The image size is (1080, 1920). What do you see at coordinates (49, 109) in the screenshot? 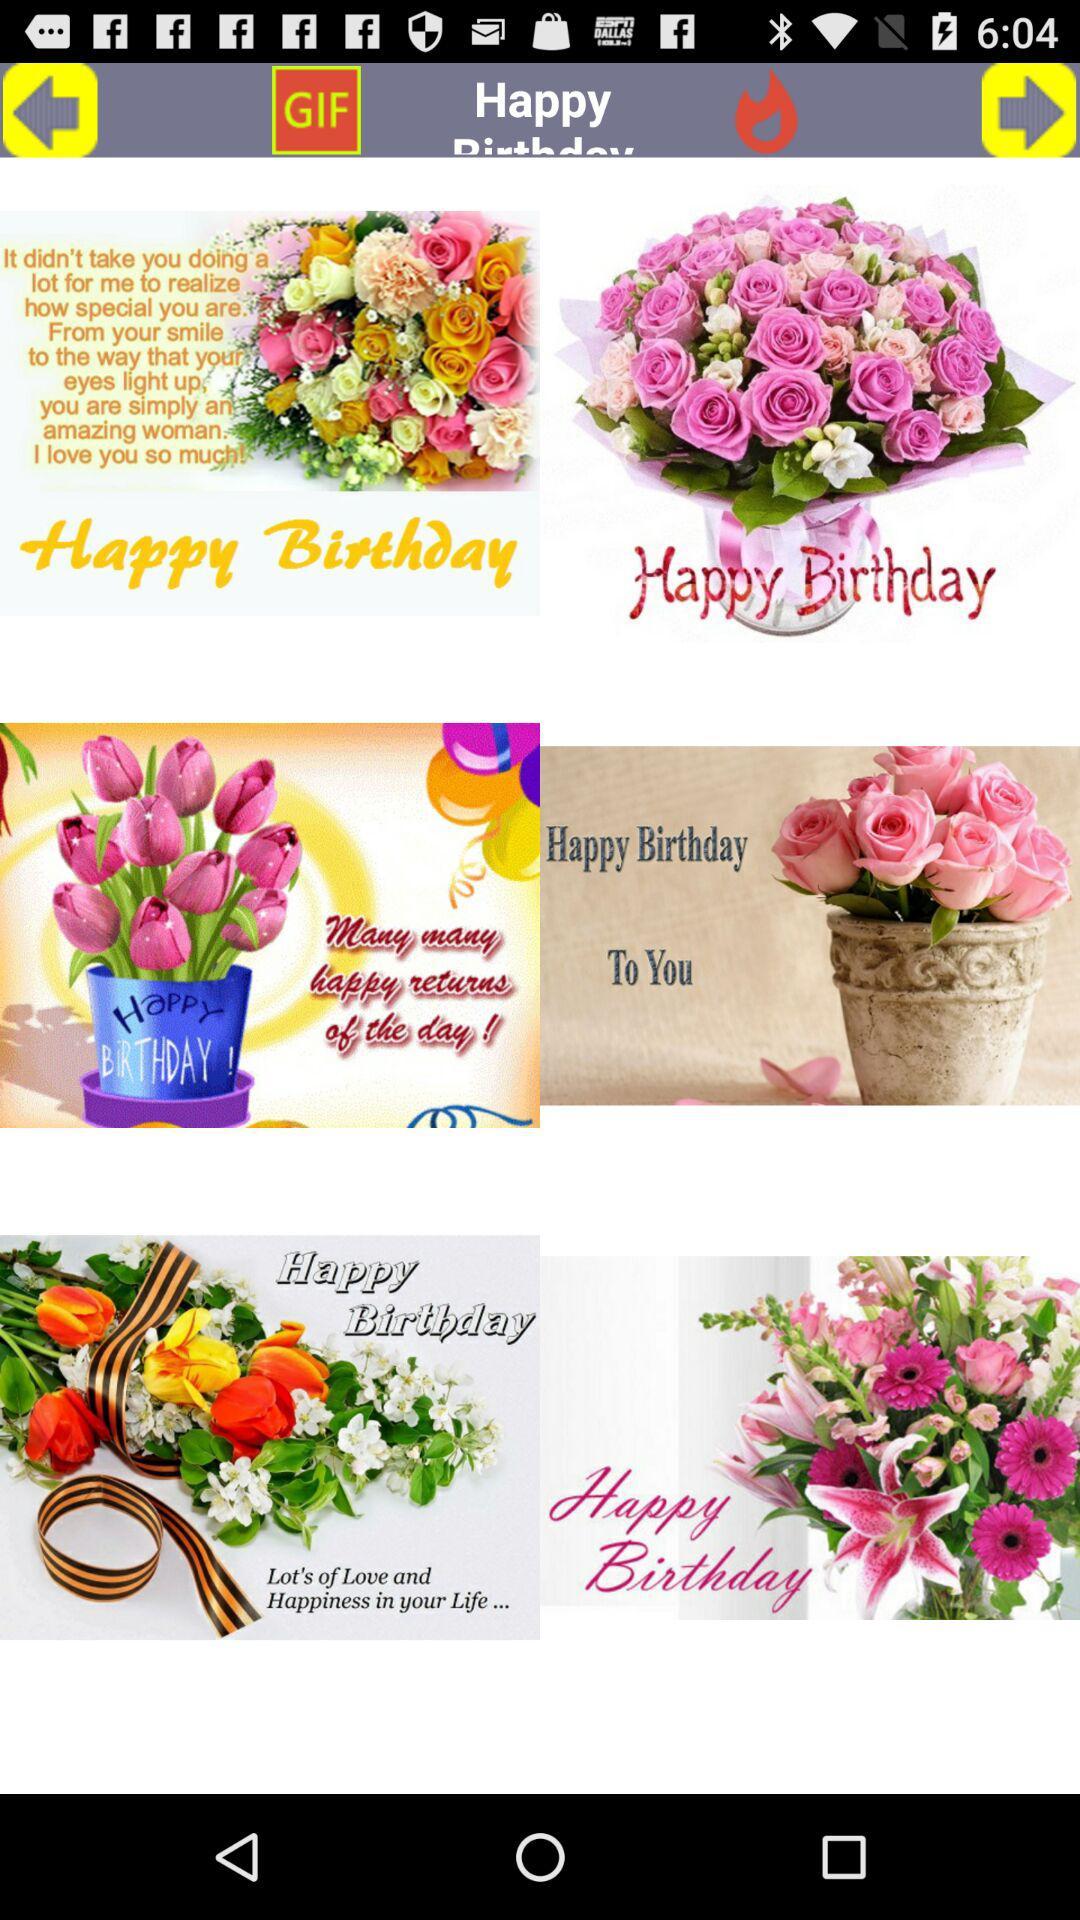
I see `previous` at bounding box center [49, 109].